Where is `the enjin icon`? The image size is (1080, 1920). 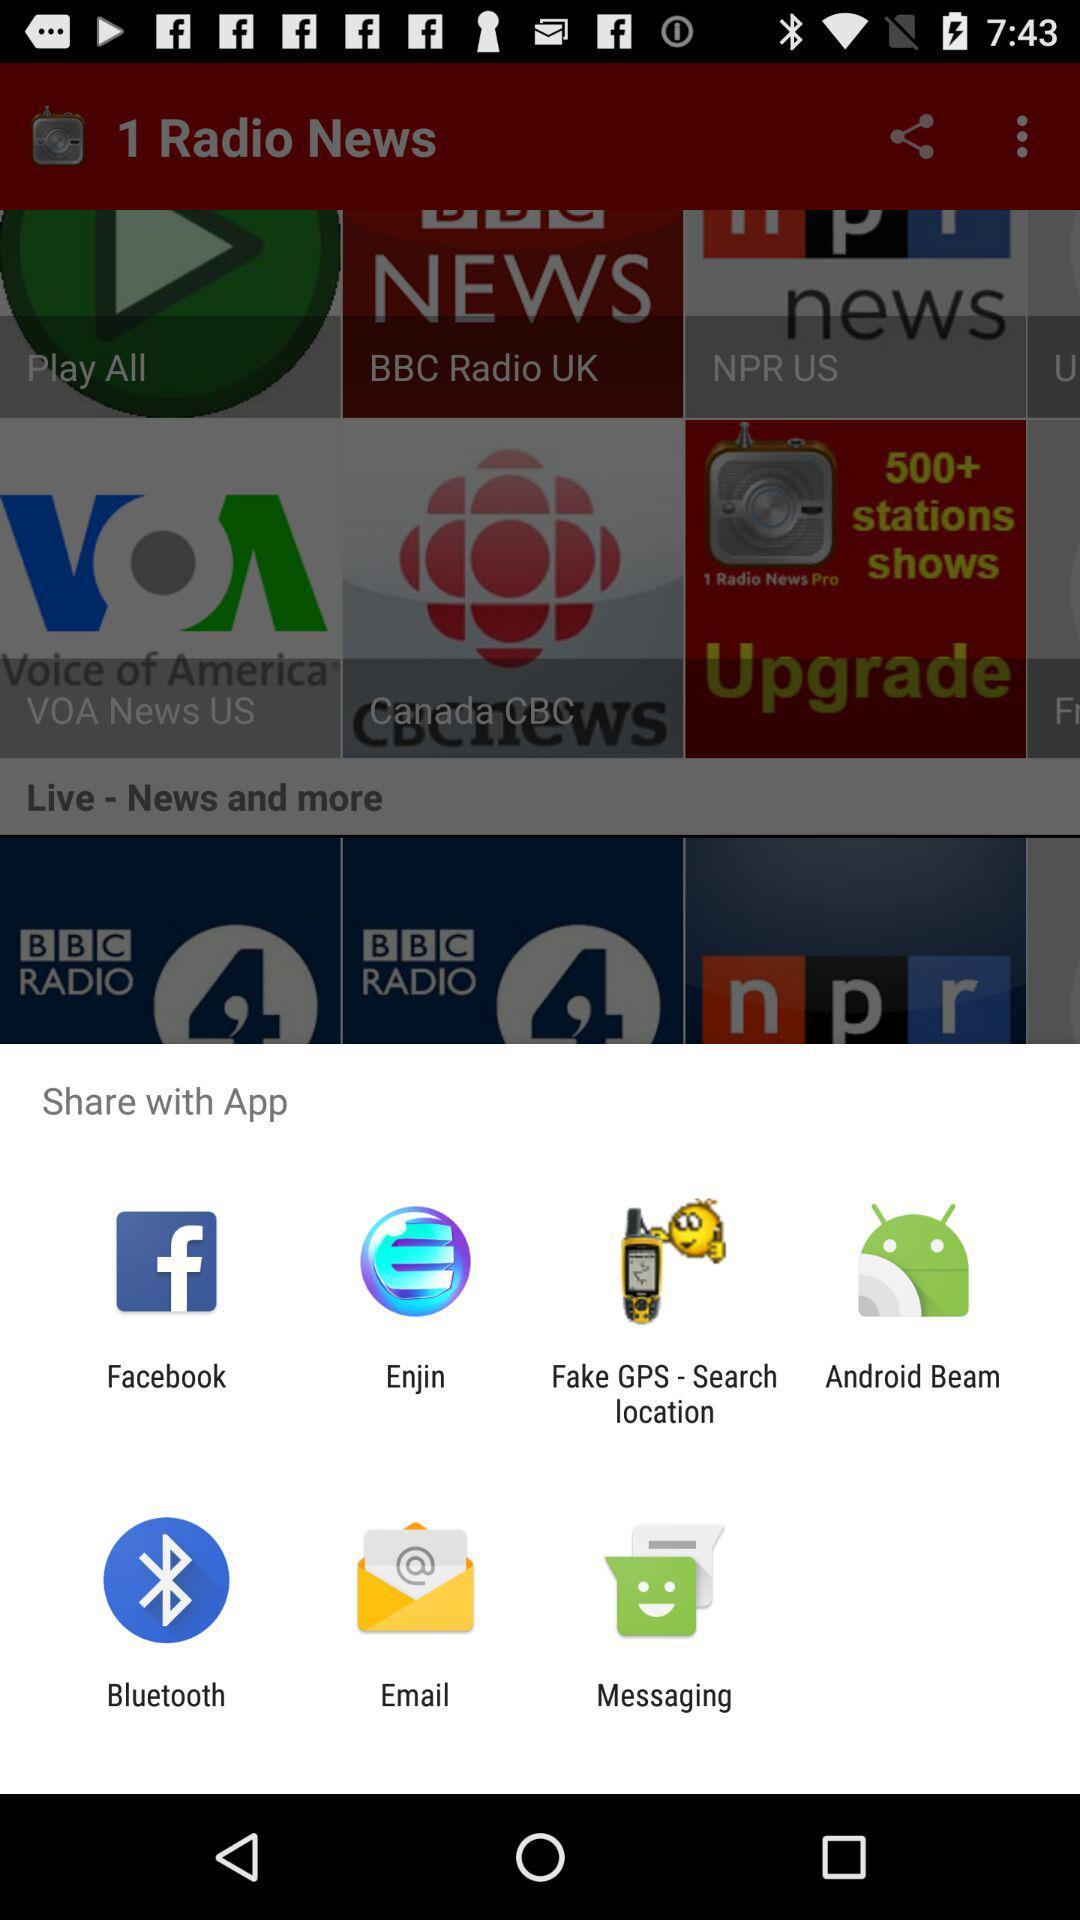
the enjin icon is located at coordinates (414, 1392).